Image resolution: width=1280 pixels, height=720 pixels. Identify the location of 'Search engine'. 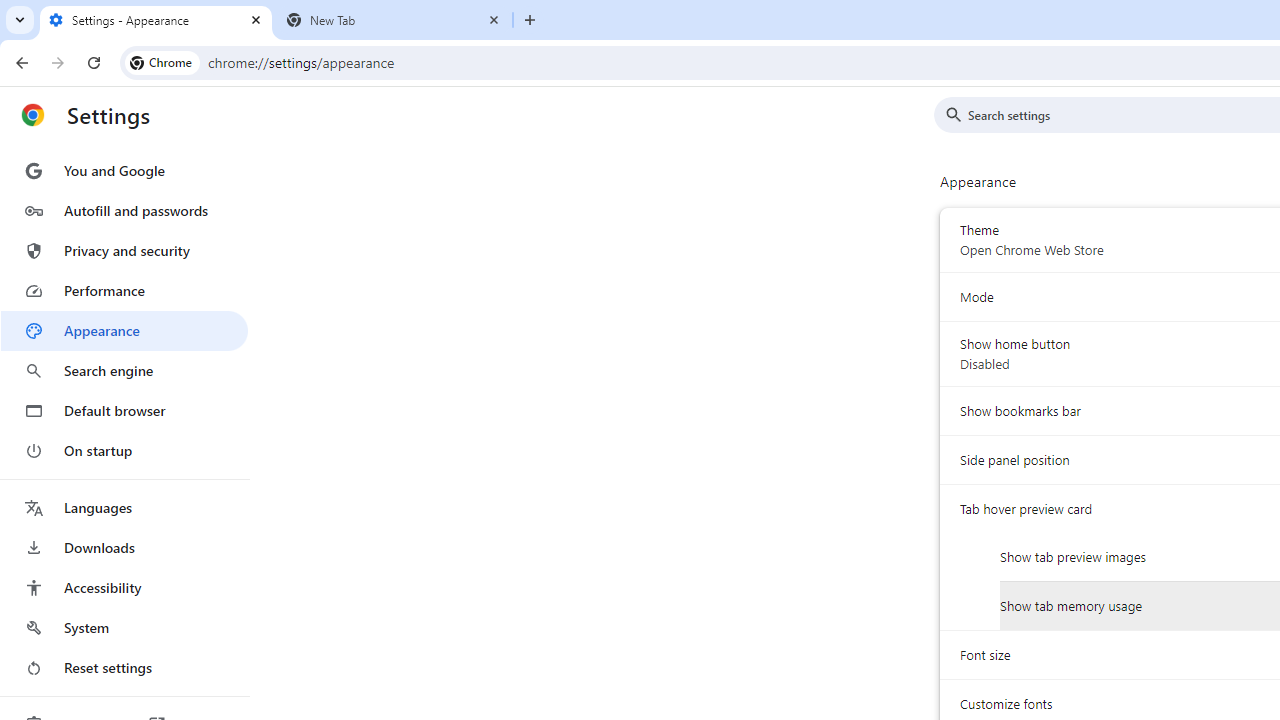
(123, 371).